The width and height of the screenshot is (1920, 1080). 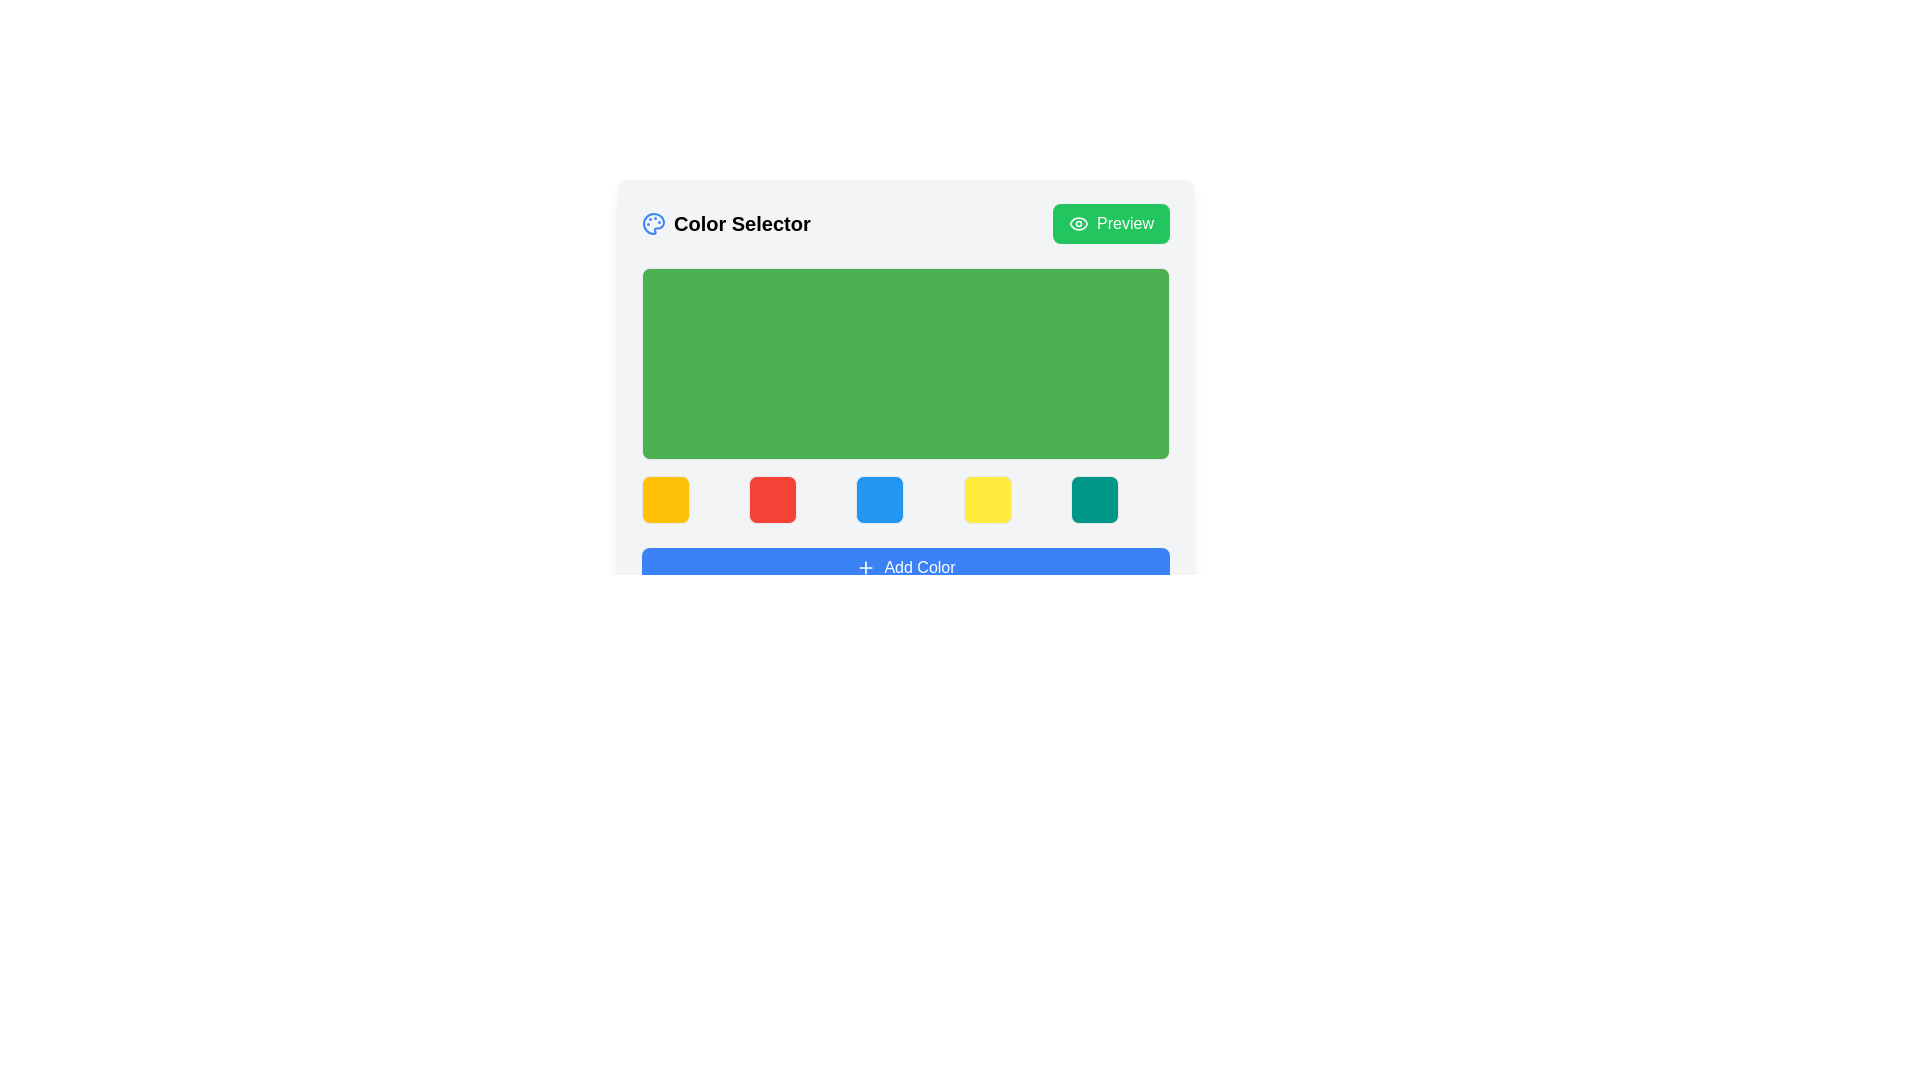 What do you see at coordinates (653, 223) in the screenshot?
I see `the oval outline part of the palette icon located in the top-left corner of the interface near the 'Color Selector' title` at bounding box center [653, 223].